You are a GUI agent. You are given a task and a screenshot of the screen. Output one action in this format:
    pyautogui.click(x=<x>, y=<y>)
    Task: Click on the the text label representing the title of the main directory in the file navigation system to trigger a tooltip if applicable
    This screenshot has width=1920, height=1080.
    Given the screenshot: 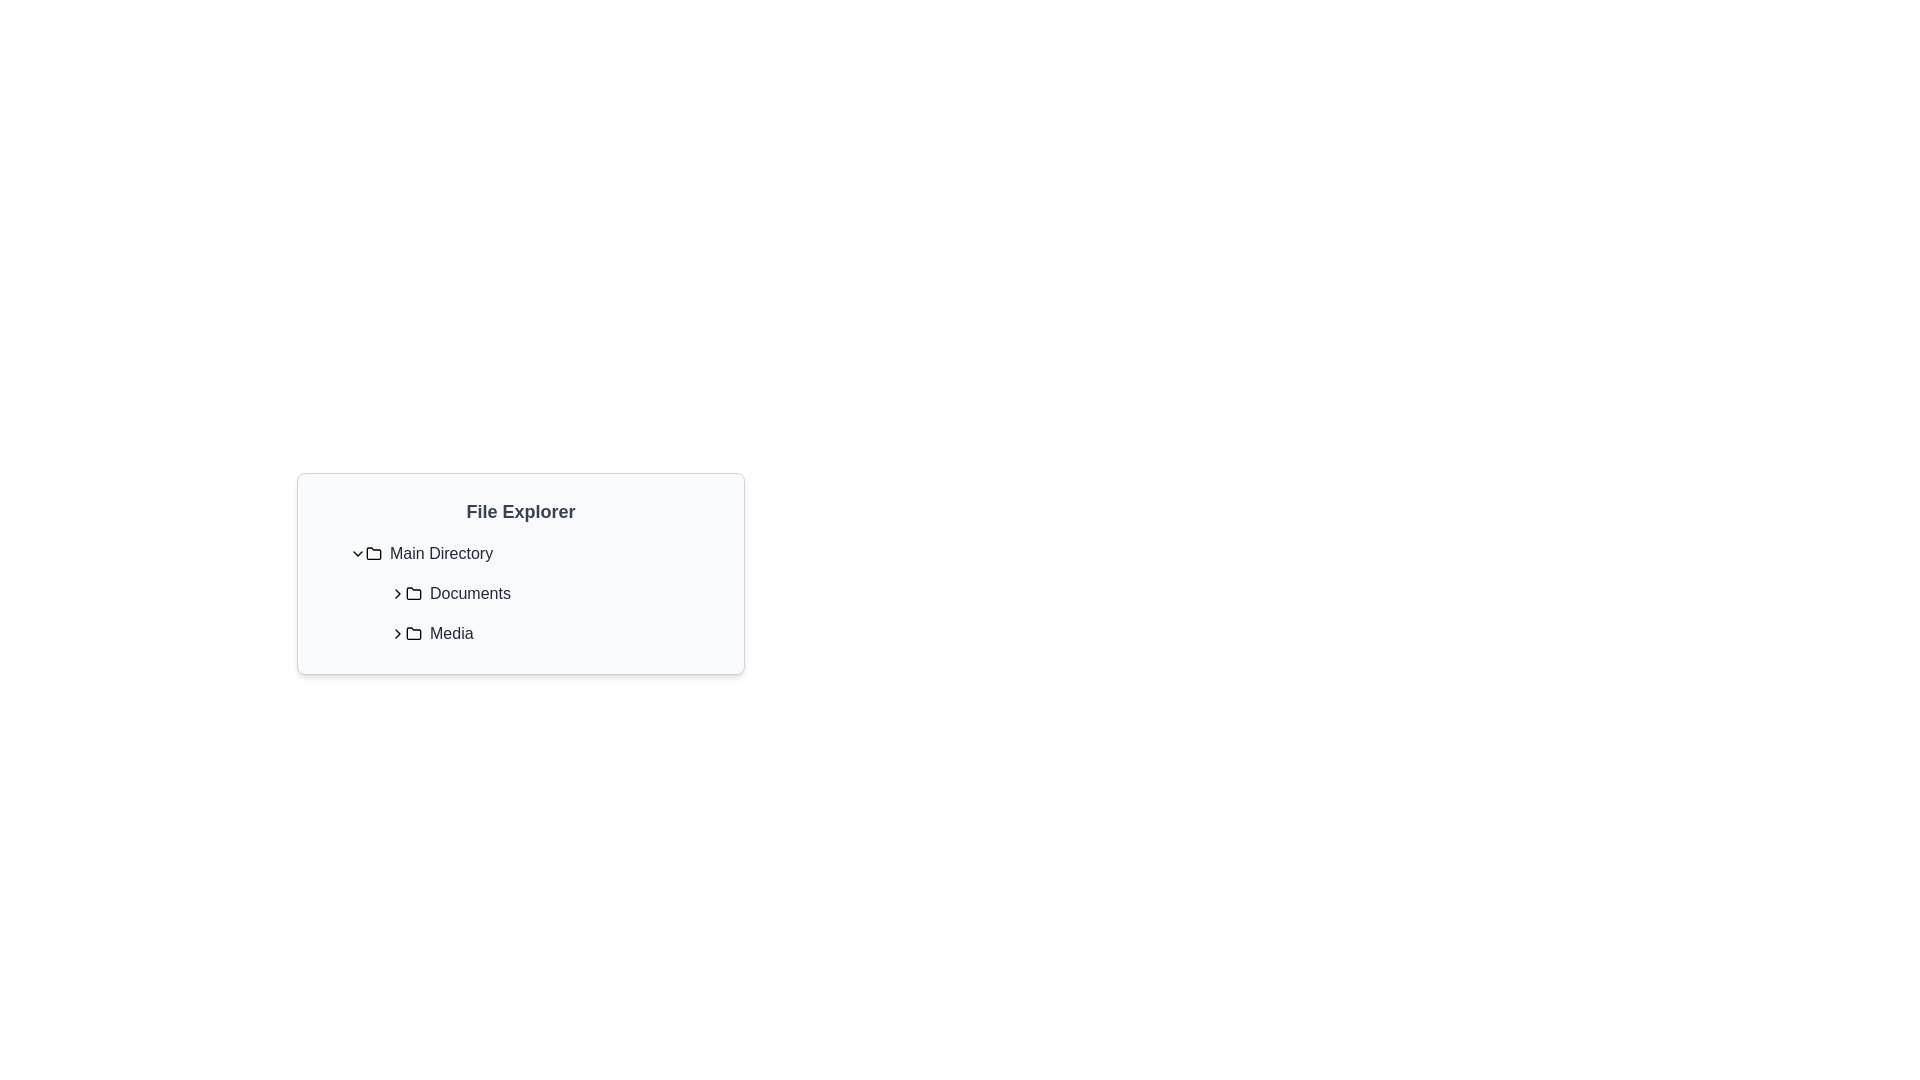 What is the action you would take?
    pyautogui.click(x=440, y=554)
    